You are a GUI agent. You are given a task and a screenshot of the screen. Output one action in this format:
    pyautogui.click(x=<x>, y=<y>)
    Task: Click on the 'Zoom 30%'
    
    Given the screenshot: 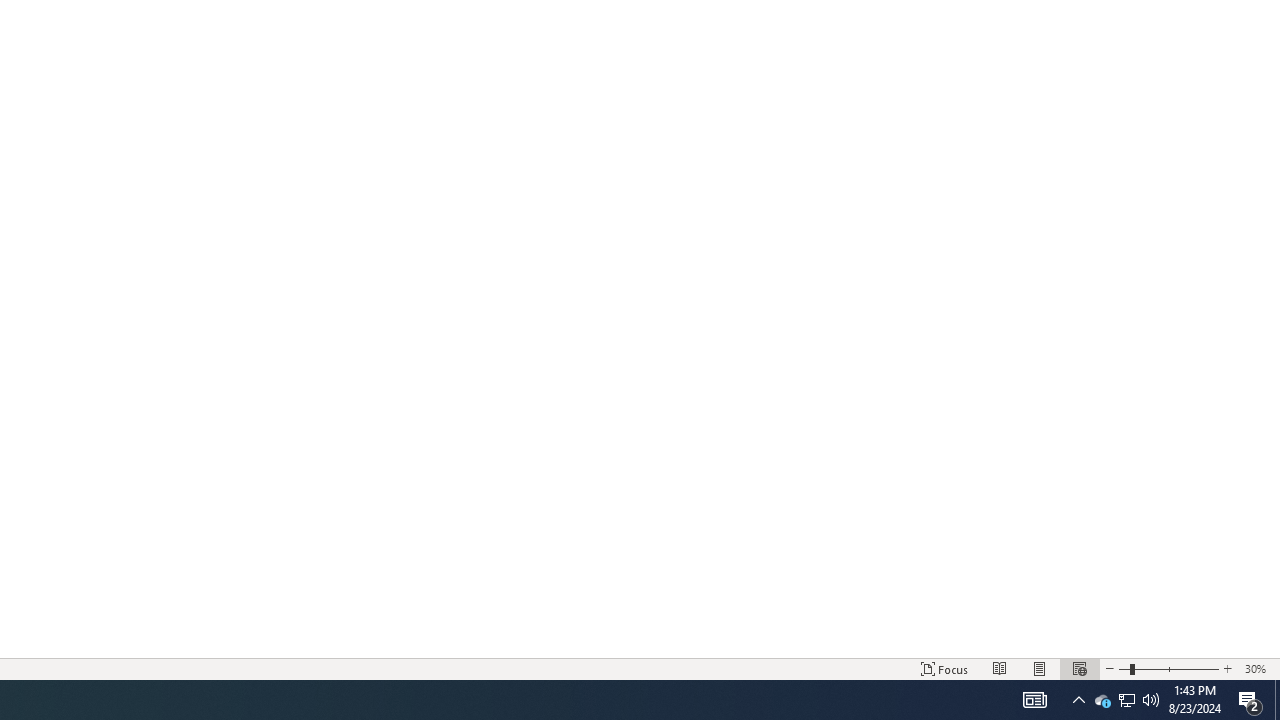 What is the action you would take?
    pyautogui.click(x=1257, y=669)
    